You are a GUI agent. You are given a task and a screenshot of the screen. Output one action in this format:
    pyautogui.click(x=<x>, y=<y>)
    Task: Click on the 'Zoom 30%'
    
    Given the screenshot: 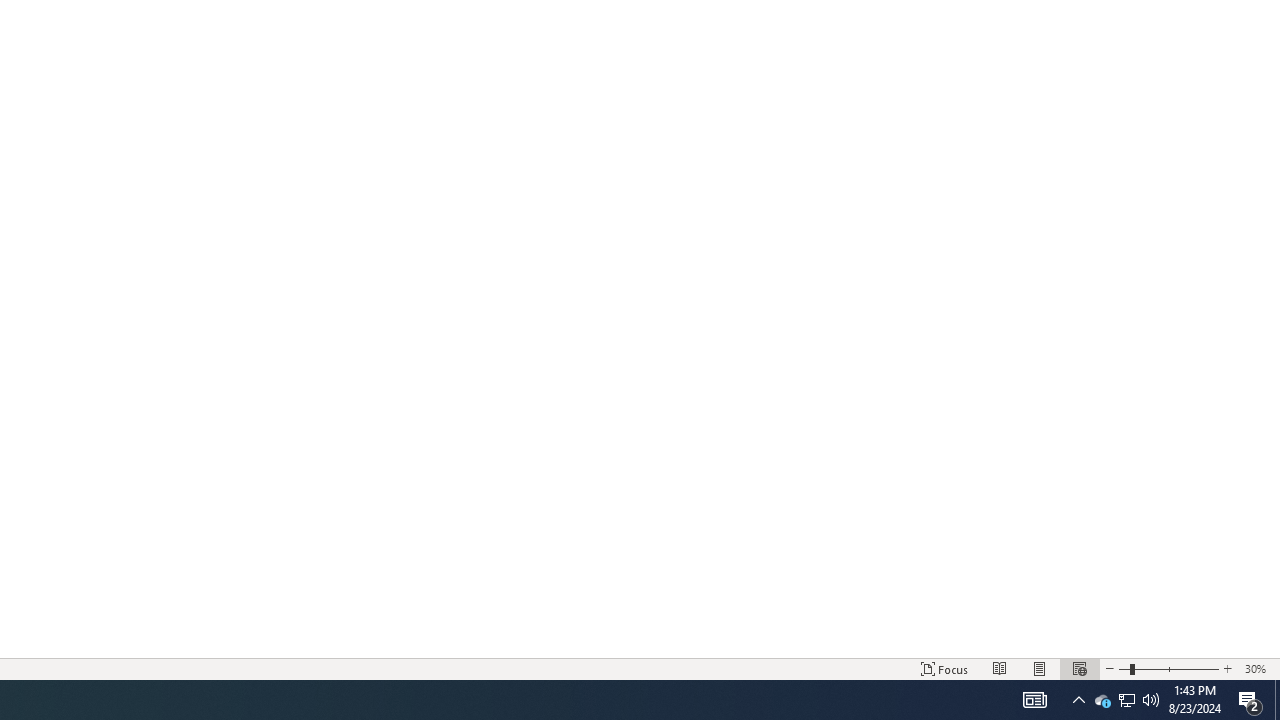 What is the action you would take?
    pyautogui.click(x=1257, y=669)
    